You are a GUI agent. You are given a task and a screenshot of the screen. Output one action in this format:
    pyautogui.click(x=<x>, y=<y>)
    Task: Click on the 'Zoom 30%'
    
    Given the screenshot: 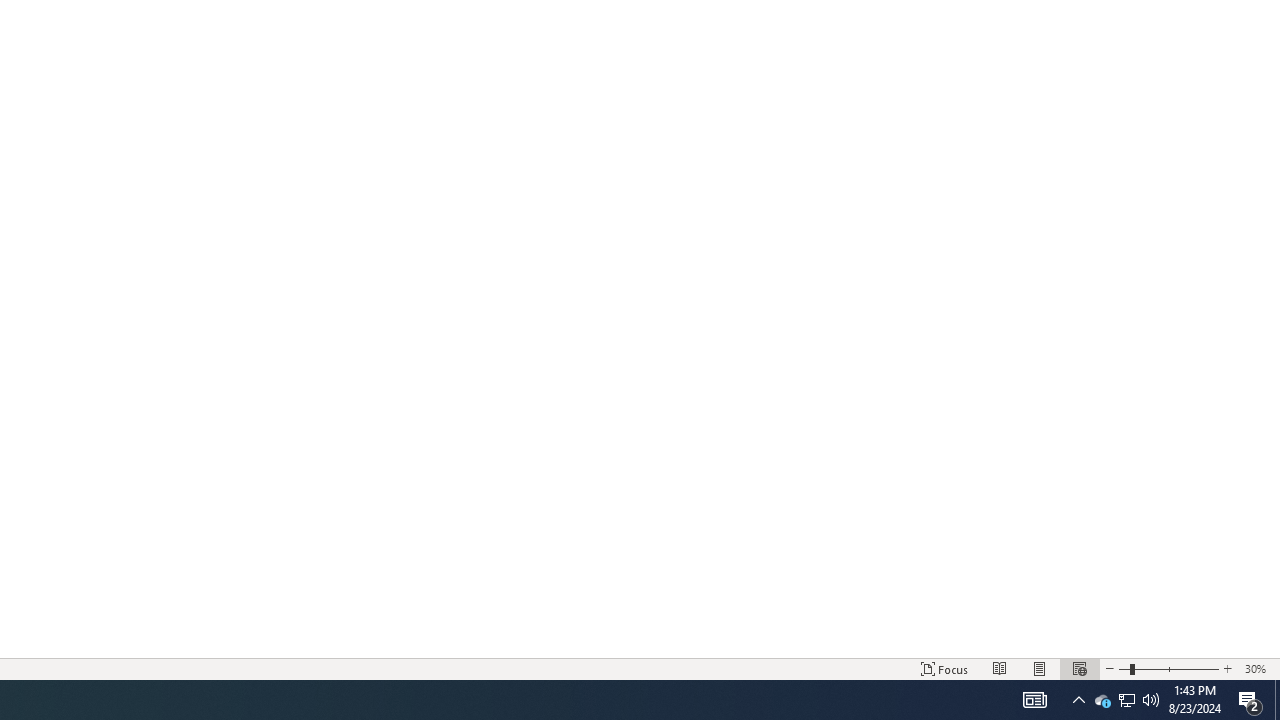 What is the action you would take?
    pyautogui.click(x=1257, y=669)
    